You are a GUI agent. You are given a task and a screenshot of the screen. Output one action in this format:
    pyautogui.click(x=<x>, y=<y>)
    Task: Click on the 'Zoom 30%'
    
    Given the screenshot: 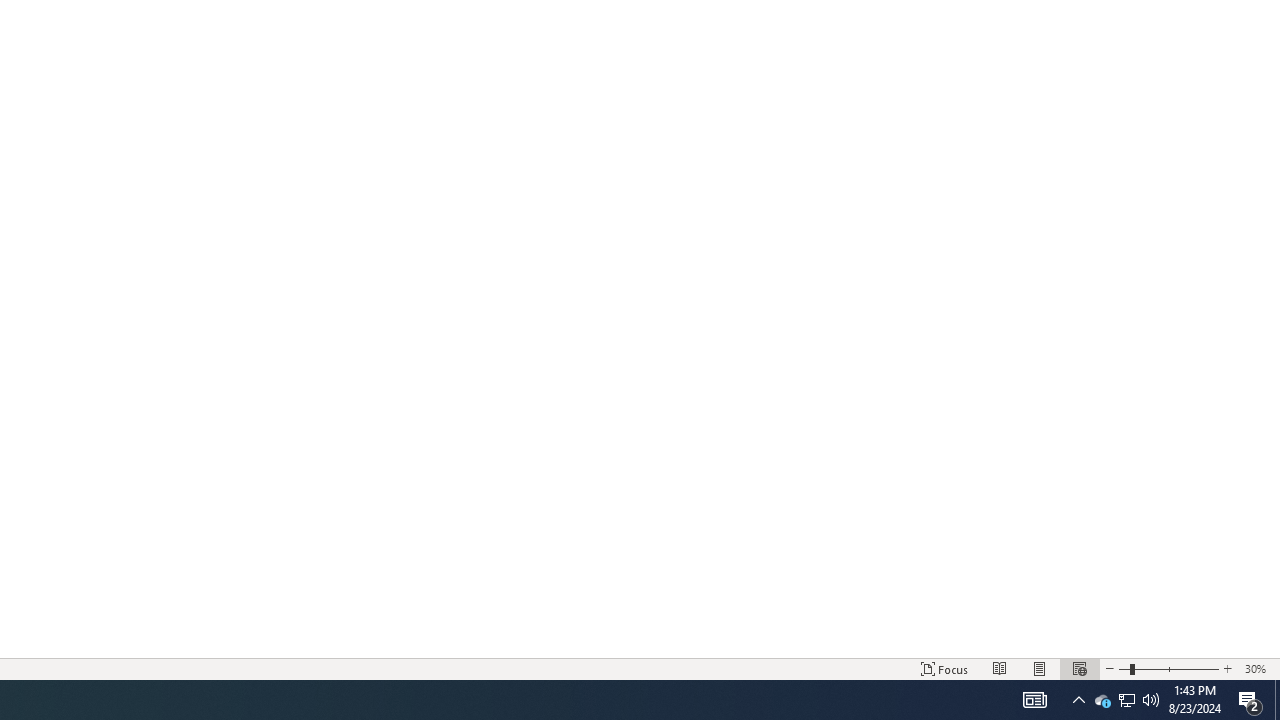 What is the action you would take?
    pyautogui.click(x=1257, y=669)
    